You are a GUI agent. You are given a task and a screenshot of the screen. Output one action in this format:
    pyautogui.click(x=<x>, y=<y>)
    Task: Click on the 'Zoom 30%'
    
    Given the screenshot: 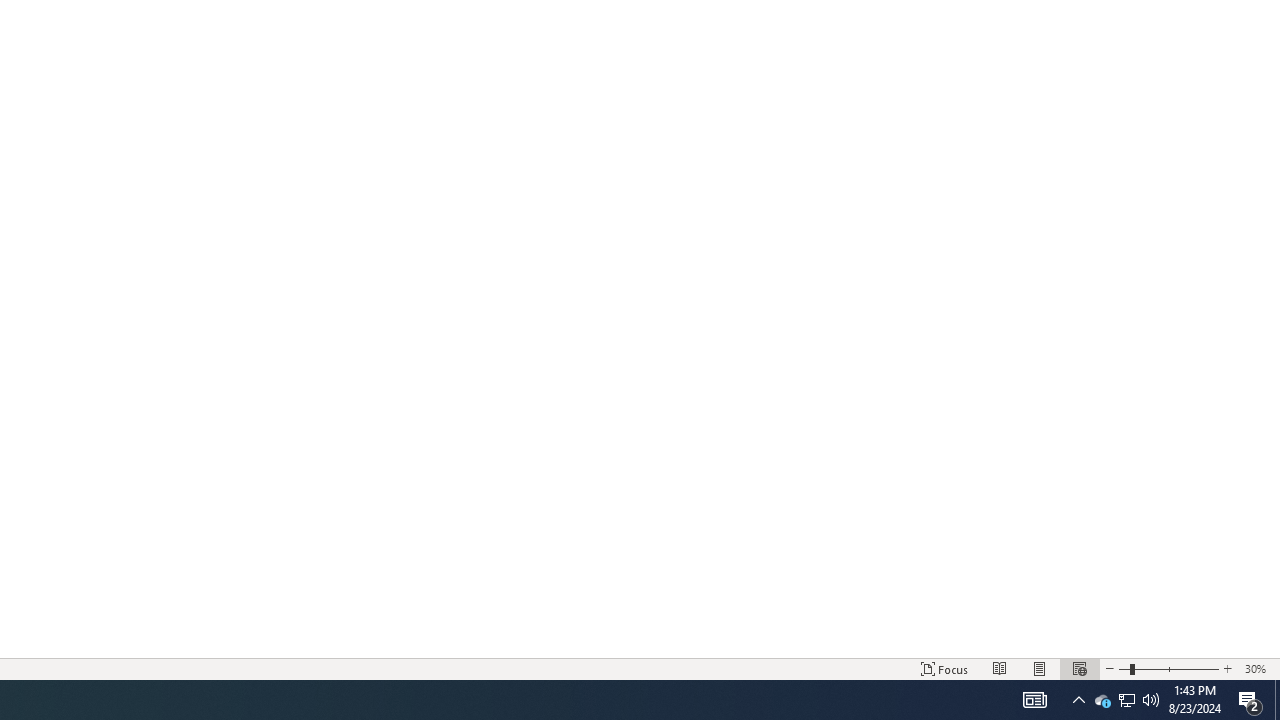 What is the action you would take?
    pyautogui.click(x=1257, y=669)
    